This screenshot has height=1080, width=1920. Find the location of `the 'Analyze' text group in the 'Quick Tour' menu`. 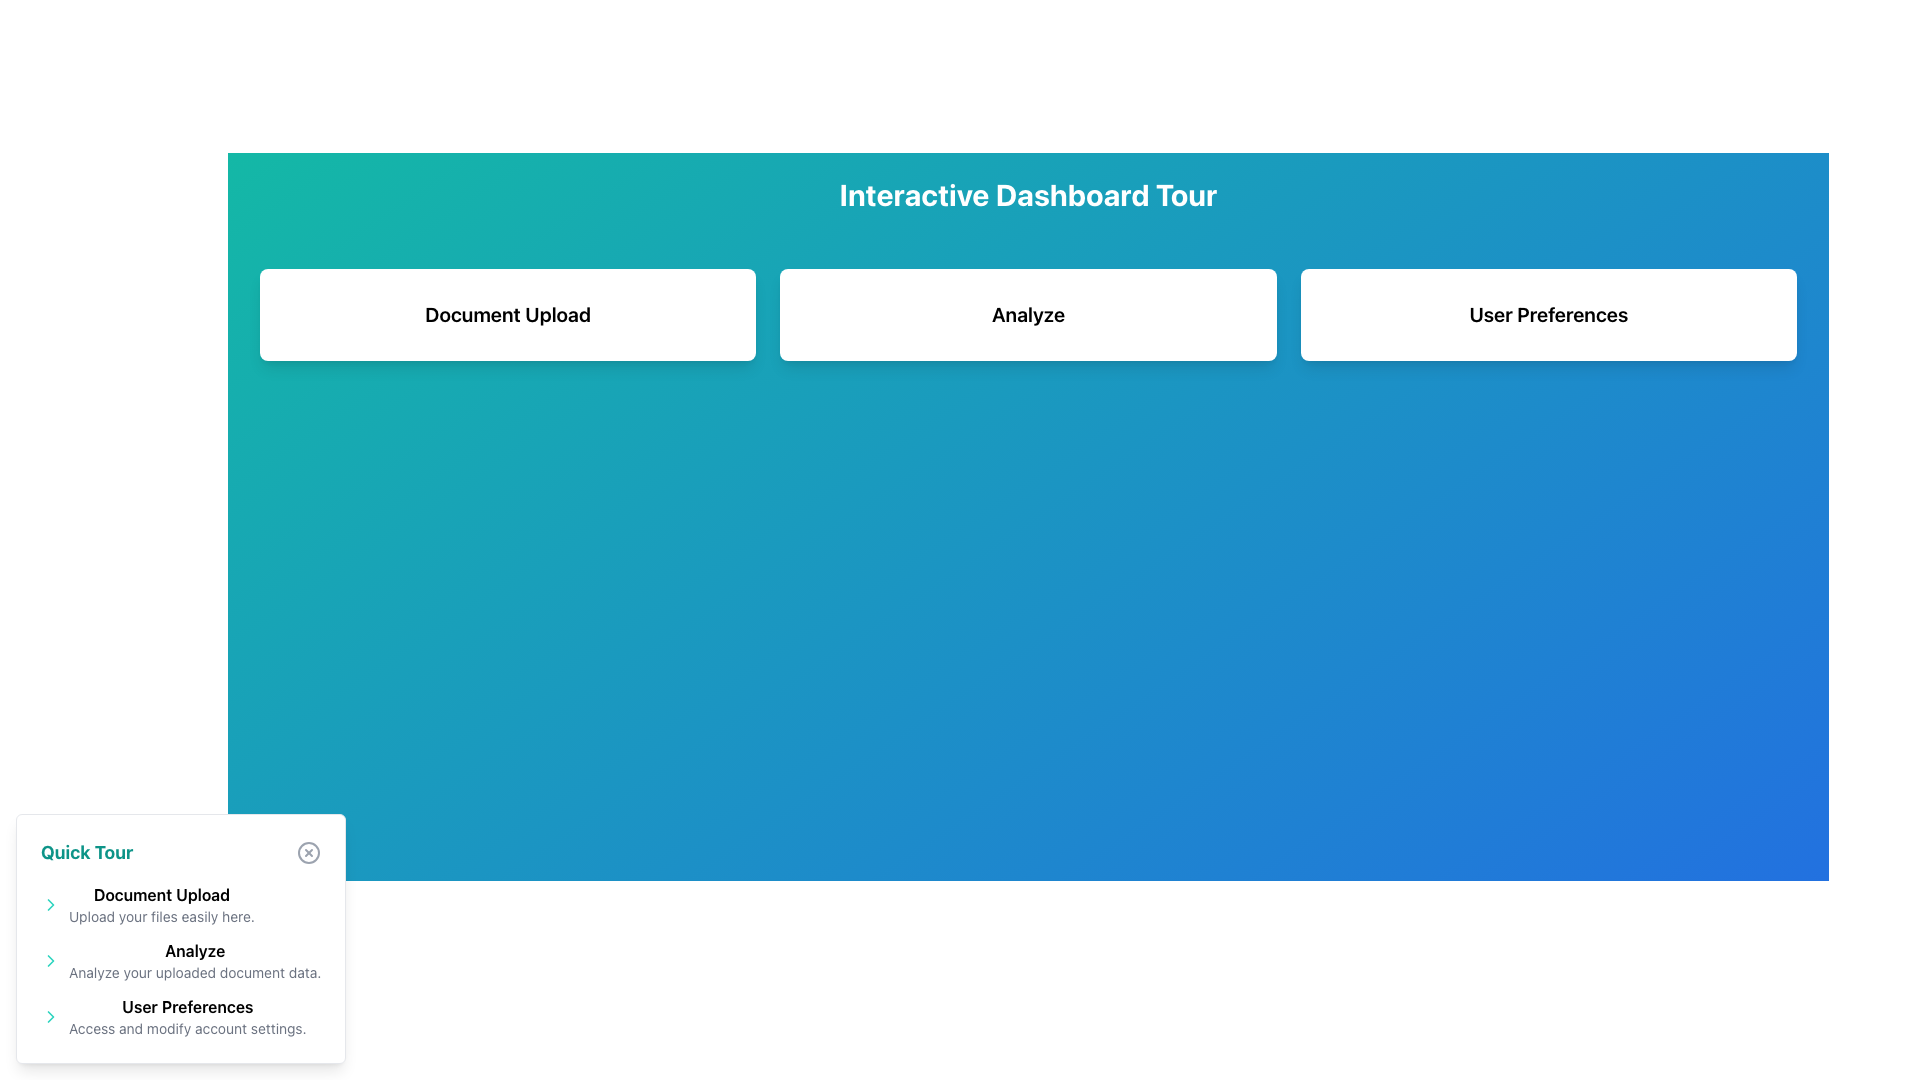

the 'Analyze' text group in the 'Quick Tour' menu is located at coordinates (181, 959).